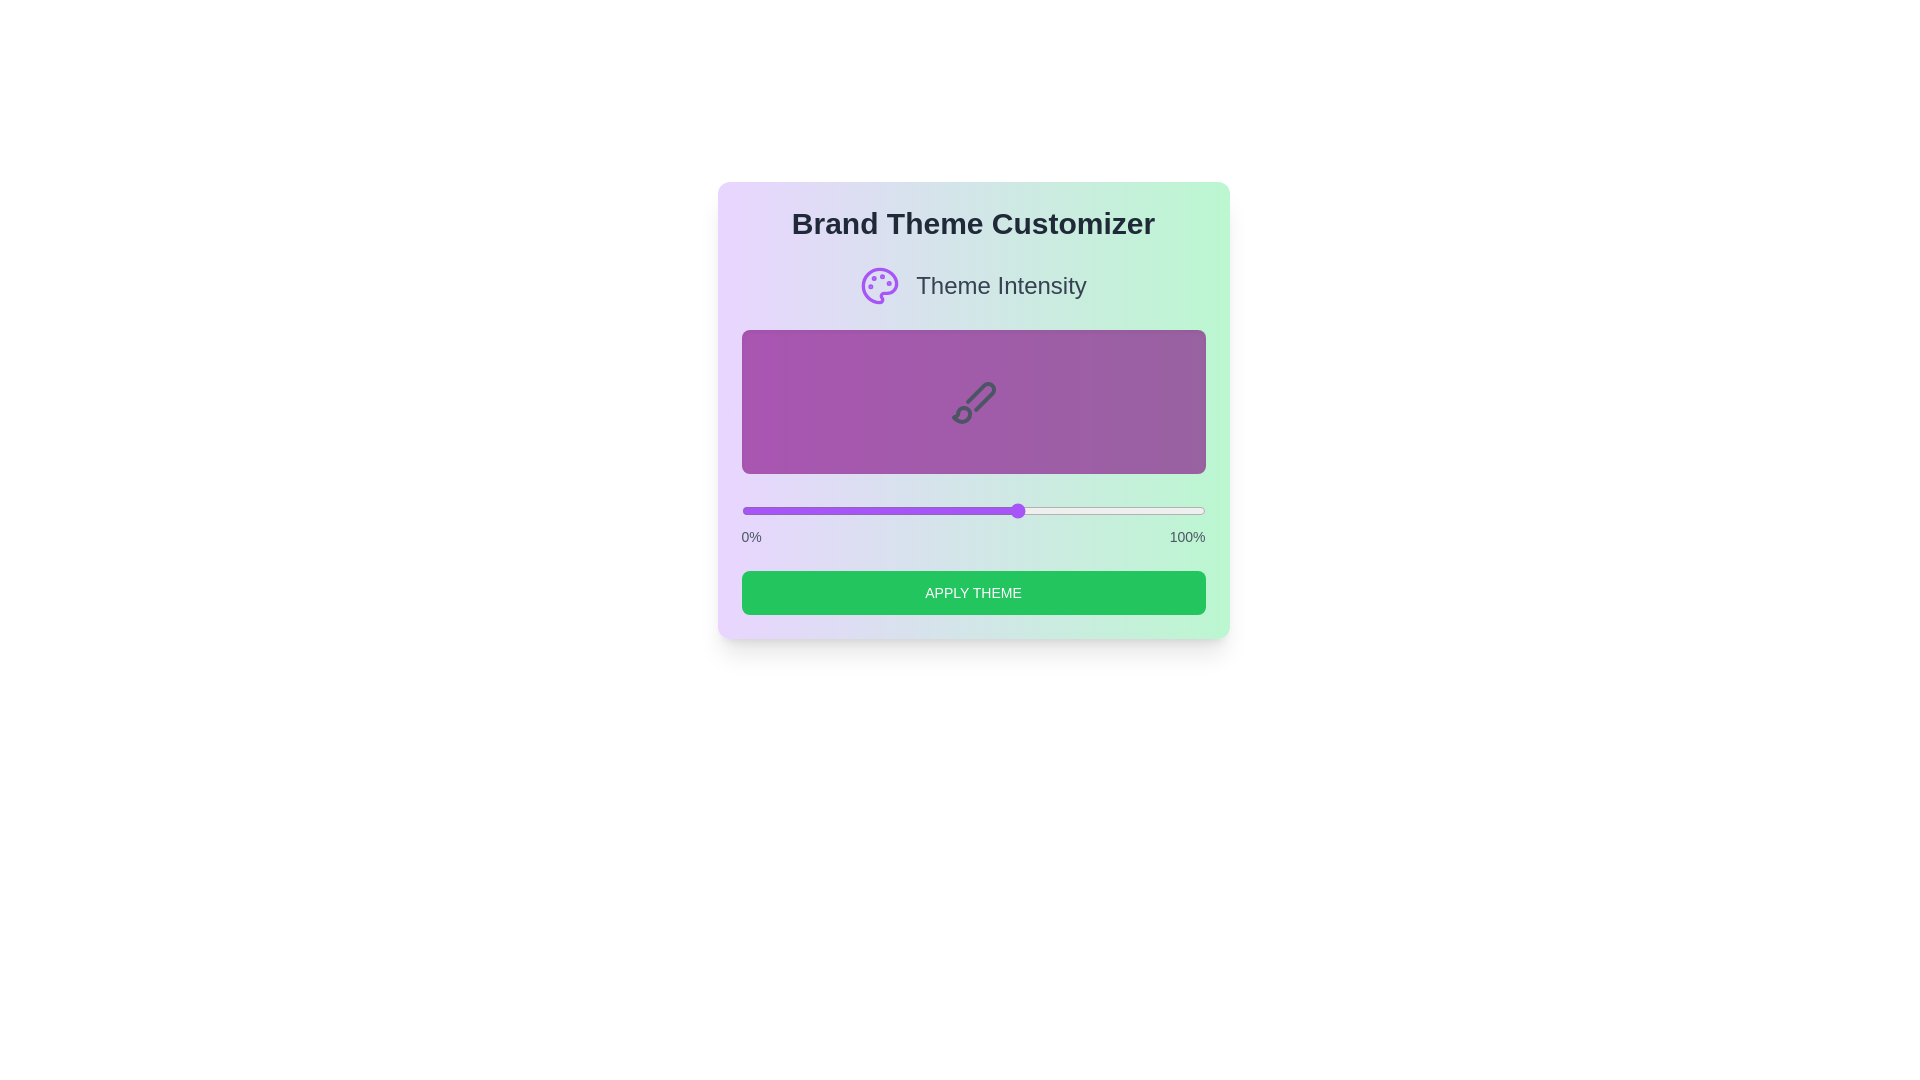  What do you see at coordinates (1069, 509) in the screenshot?
I see `the theme intensity to 71 percent using the slider` at bounding box center [1069, 509].